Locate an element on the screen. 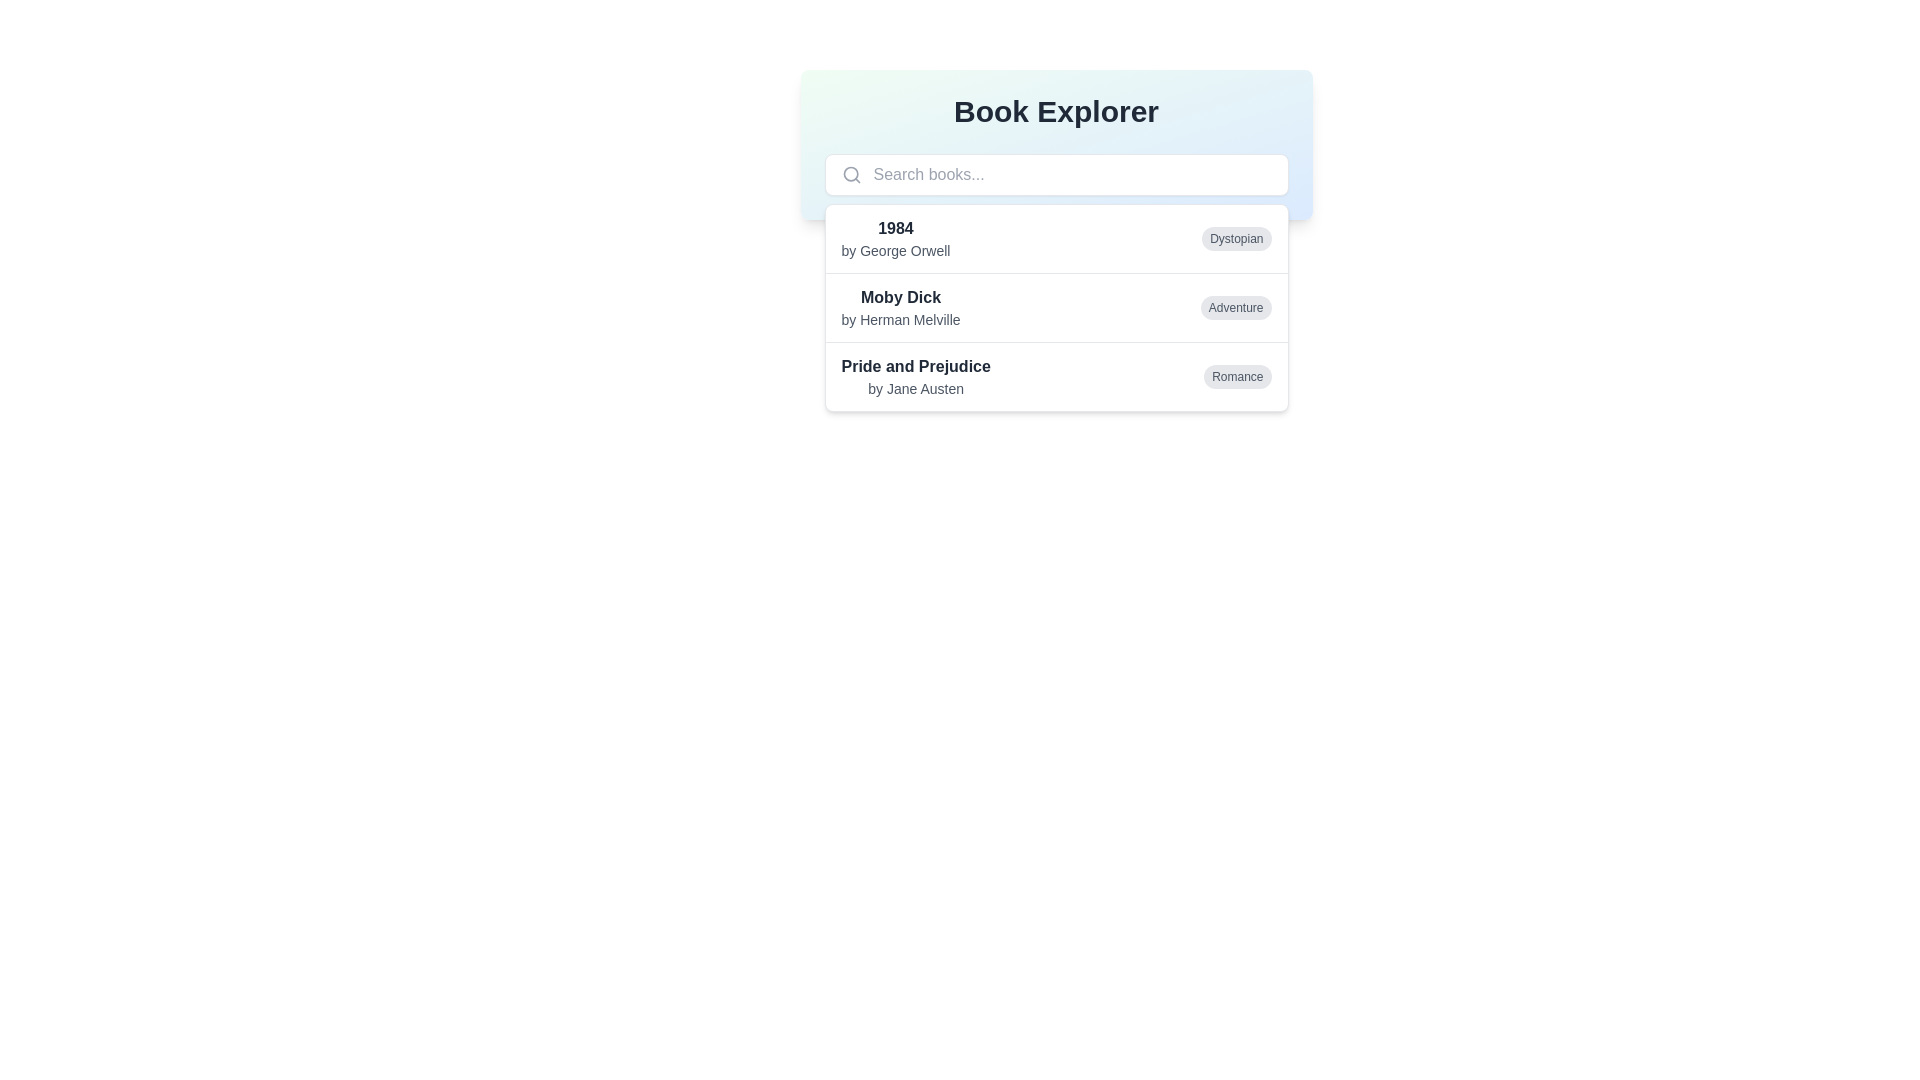 The height and width of the screenshot is (1080, 1920). the static text label displaying 'by Jane Austen' which is located directly beneath the title 'Pride and Prejudice' in the list of books is located at coordinates (915, 389).